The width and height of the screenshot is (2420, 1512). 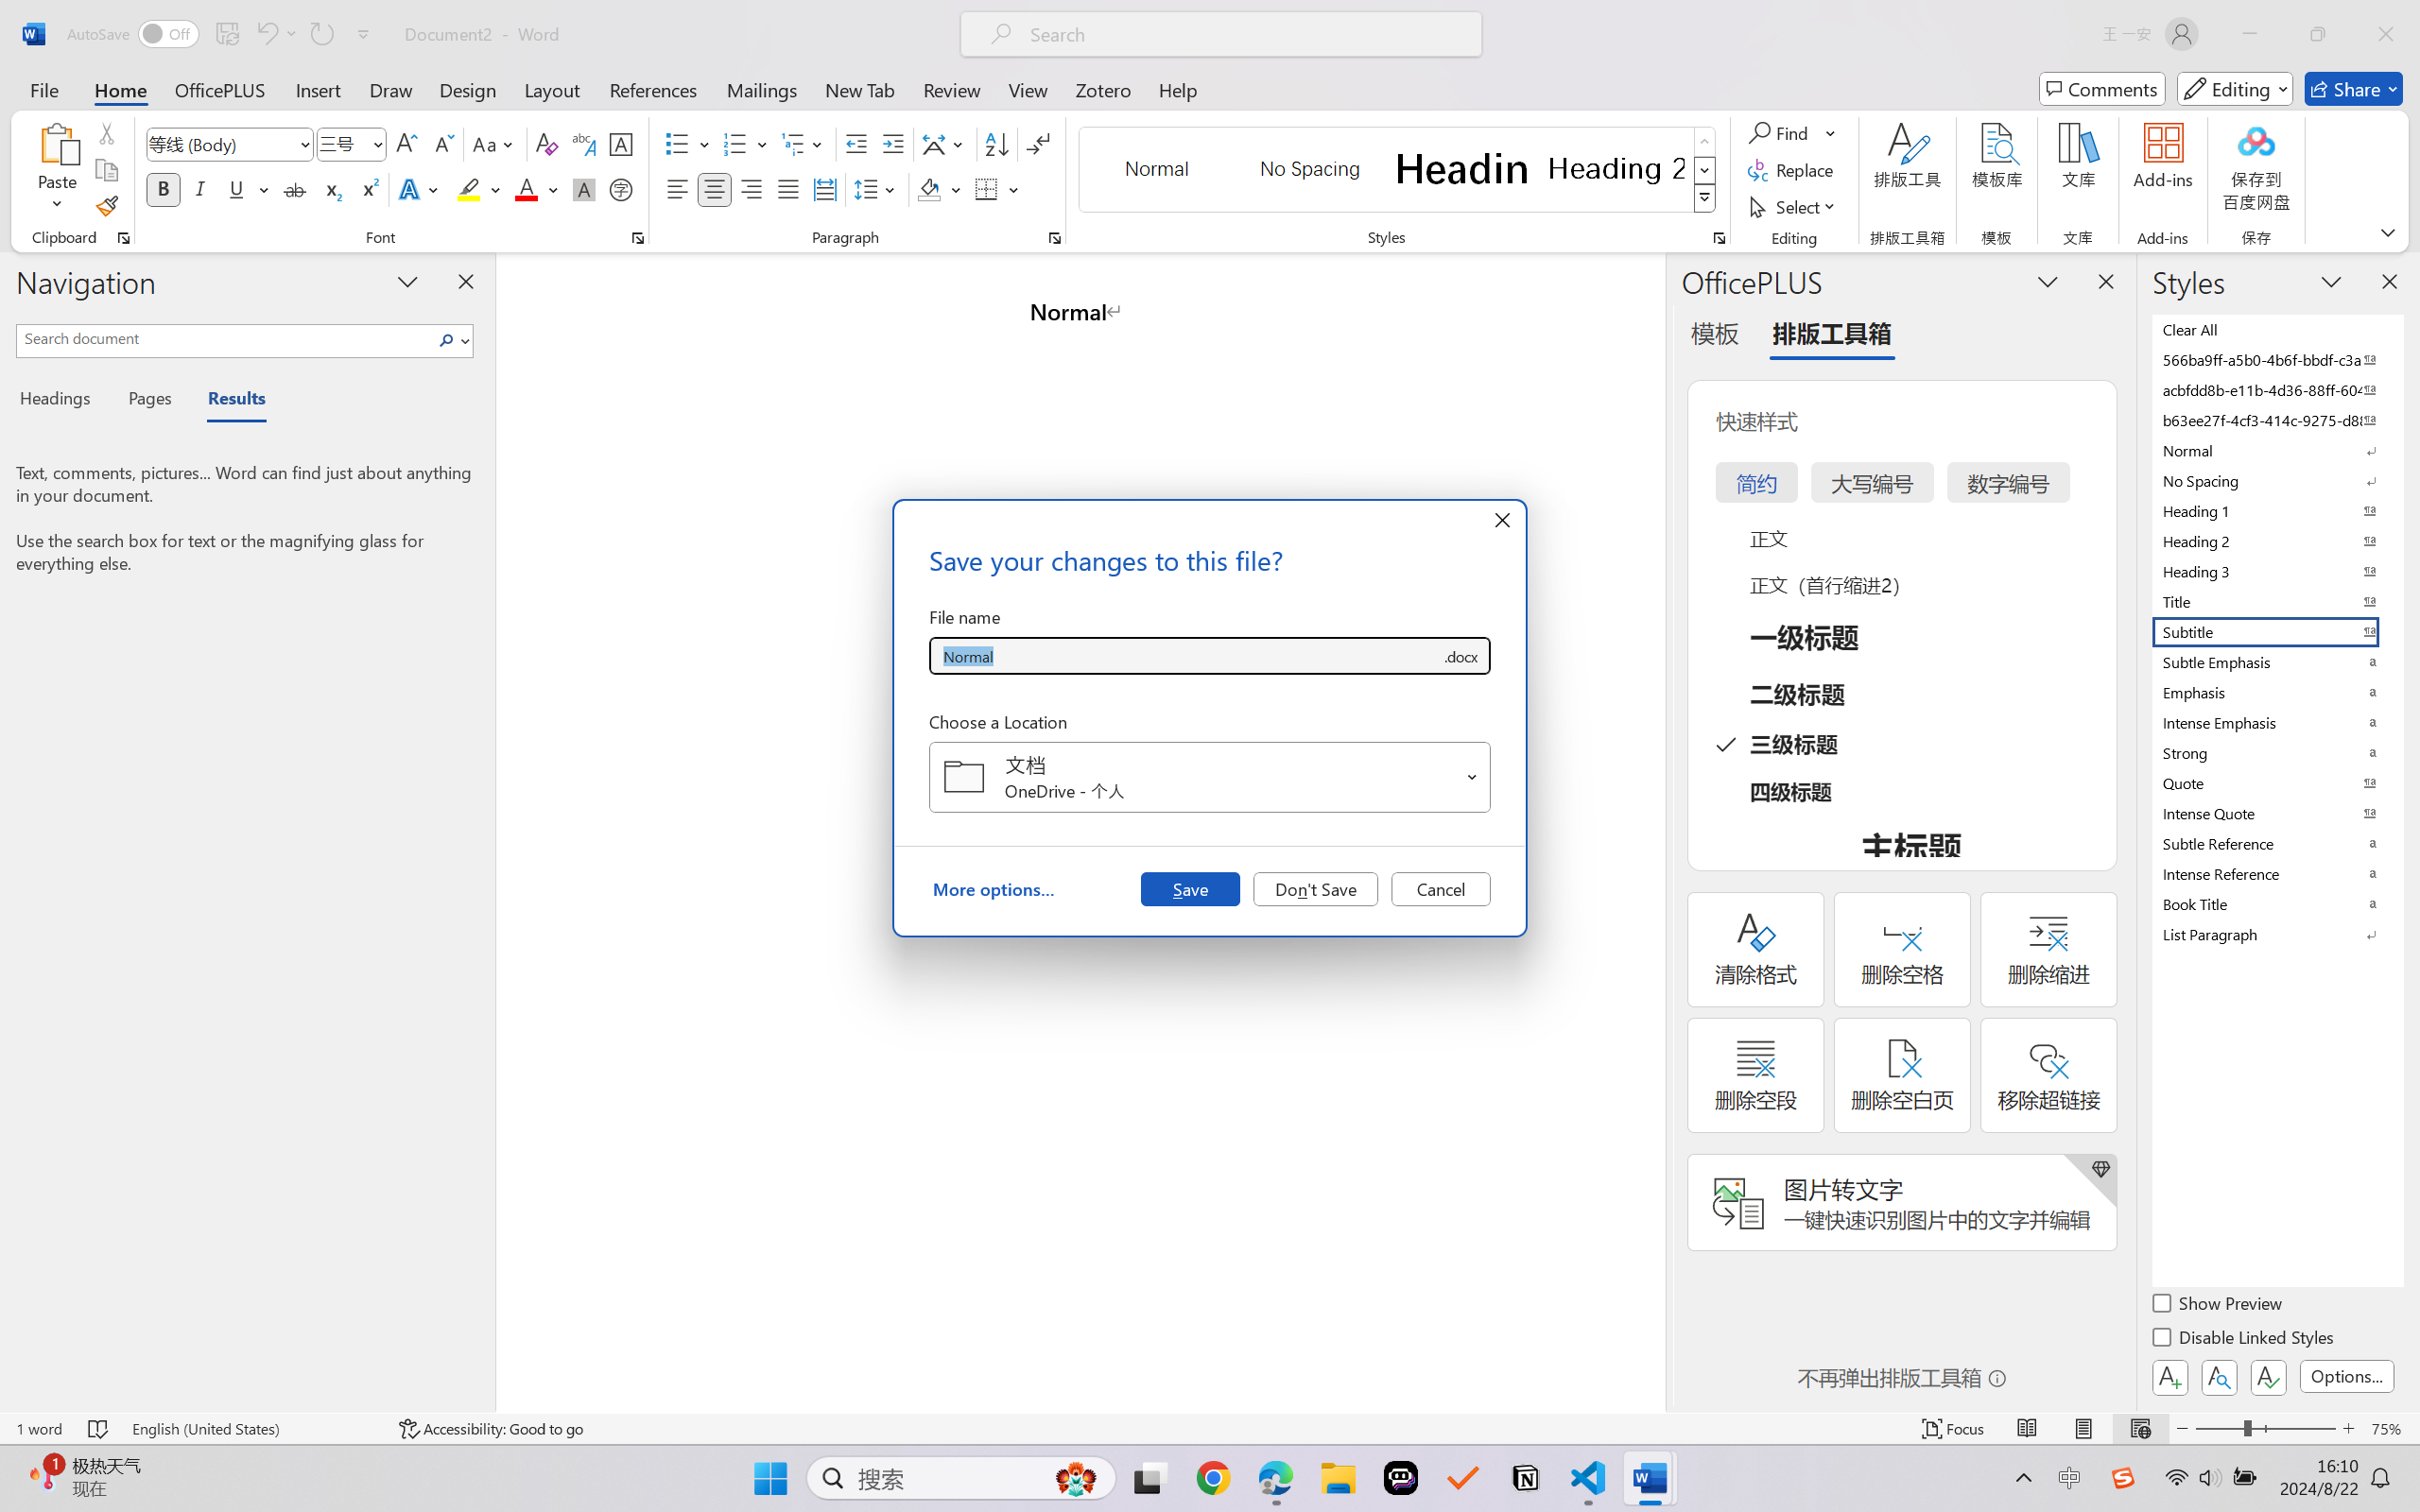 I want to click on 'Zoom In', so click(x=2348, y=1428).